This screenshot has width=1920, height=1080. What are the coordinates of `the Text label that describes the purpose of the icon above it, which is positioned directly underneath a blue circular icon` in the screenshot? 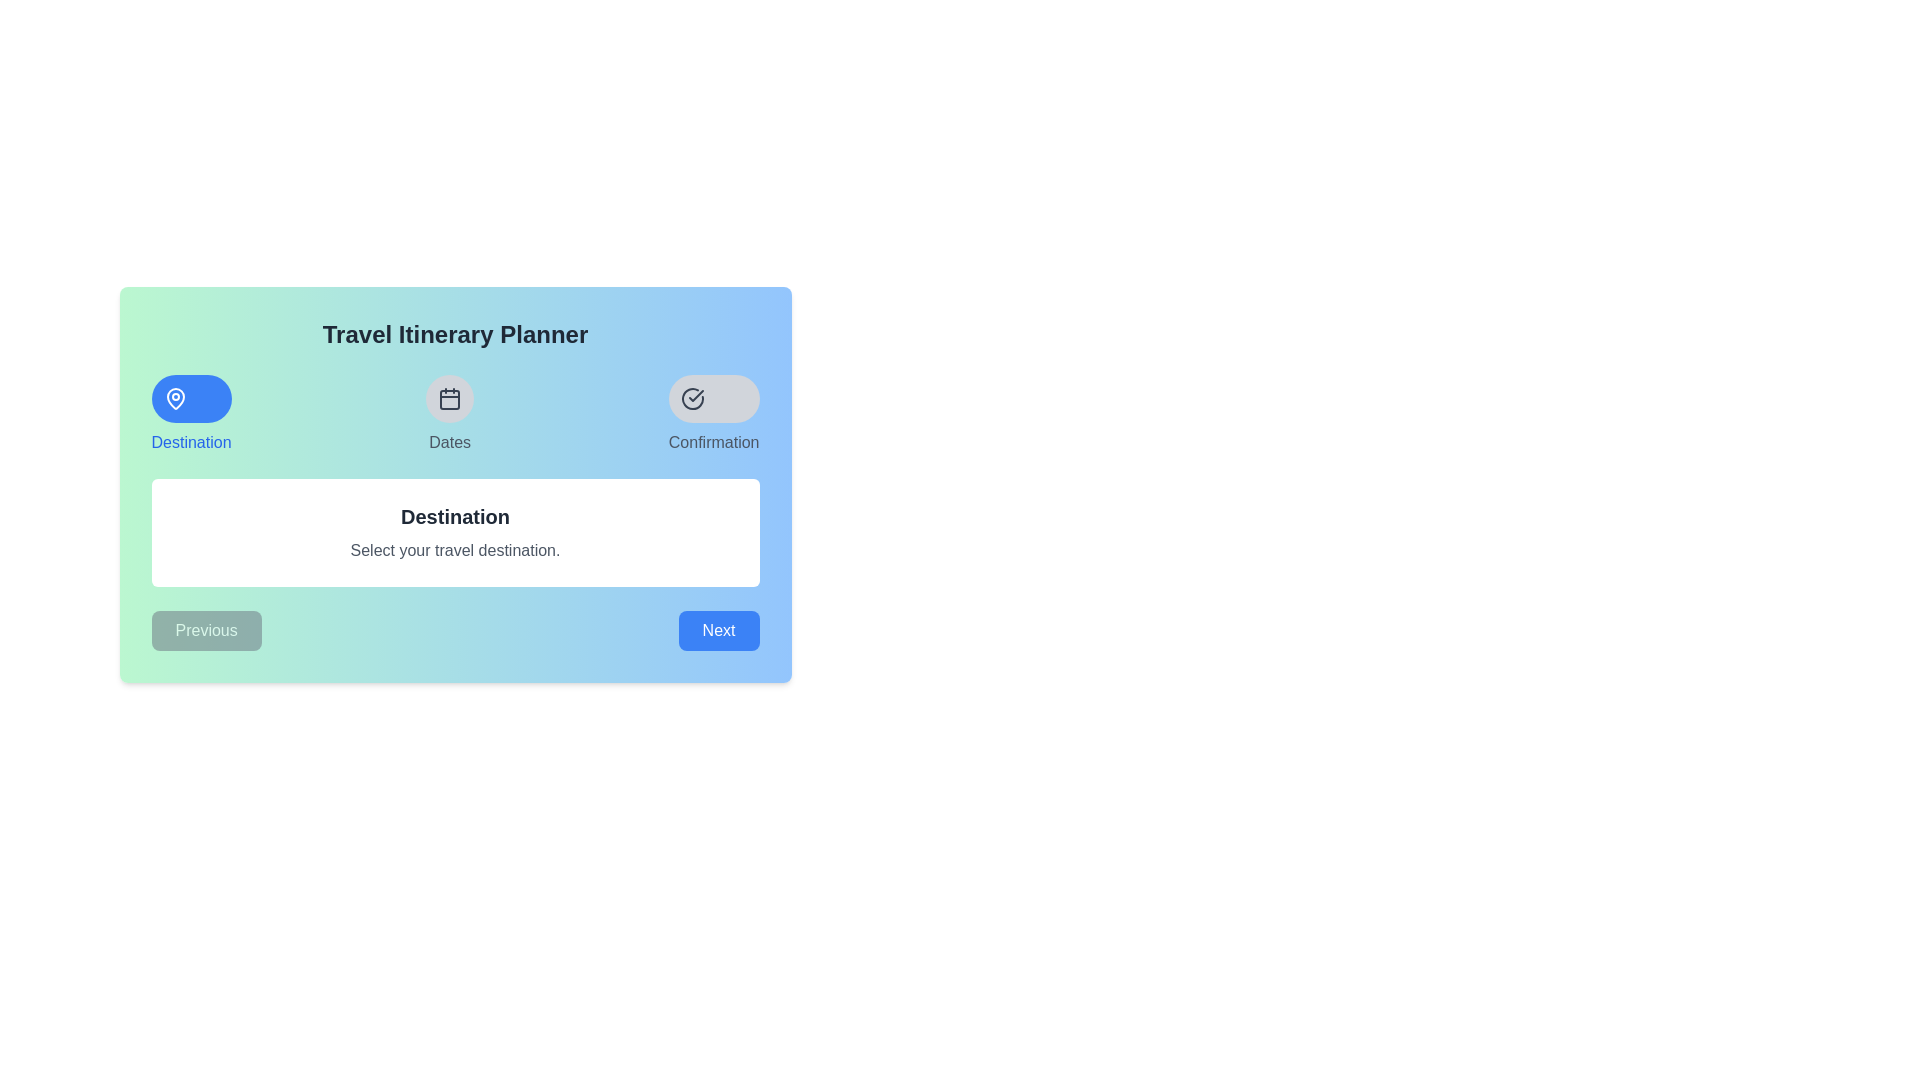 It's located at (191, 442).